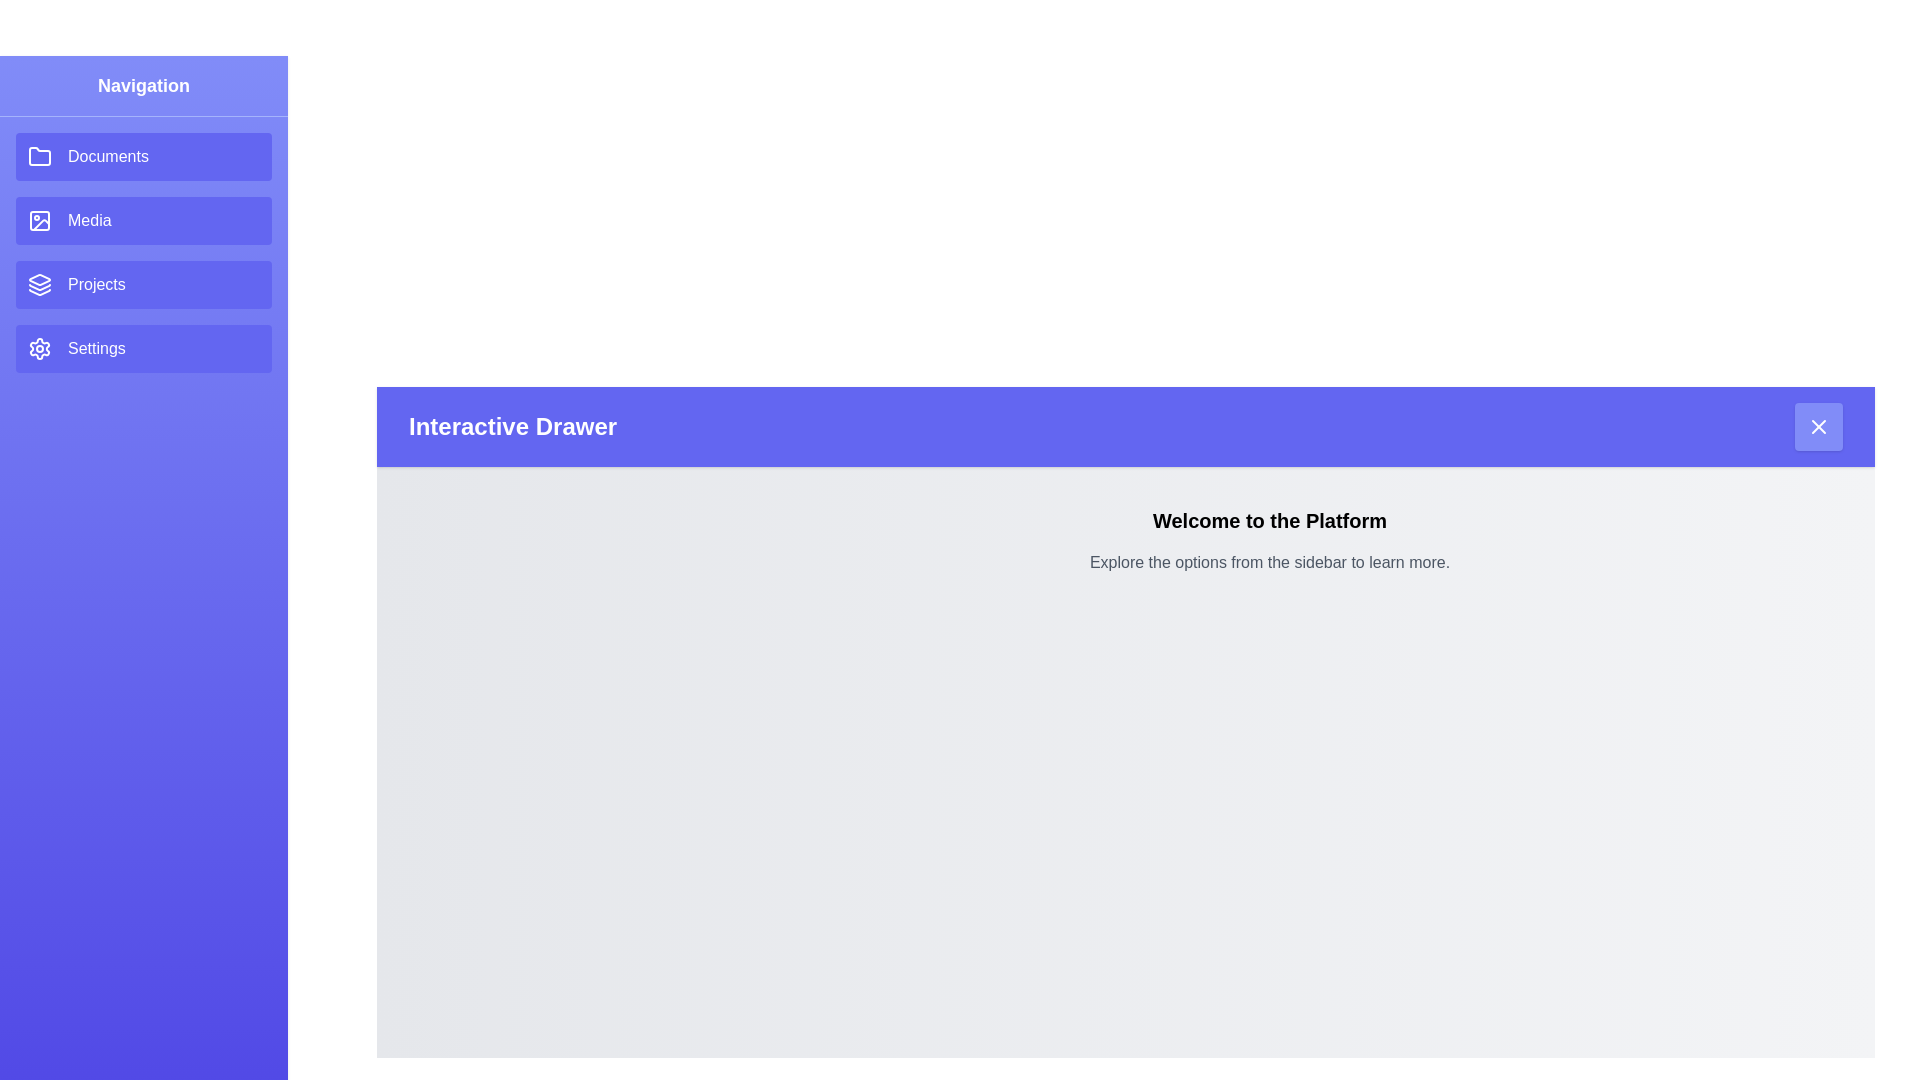  I want to click on the menu button to toggle the drawer's state, so click(1819, 426).